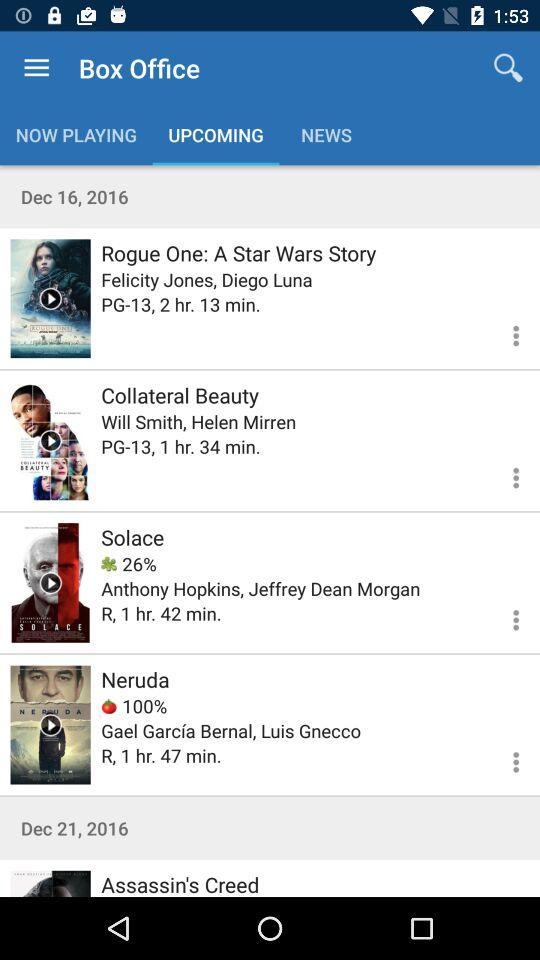  I want to click on solace icon, so click(132, 536).